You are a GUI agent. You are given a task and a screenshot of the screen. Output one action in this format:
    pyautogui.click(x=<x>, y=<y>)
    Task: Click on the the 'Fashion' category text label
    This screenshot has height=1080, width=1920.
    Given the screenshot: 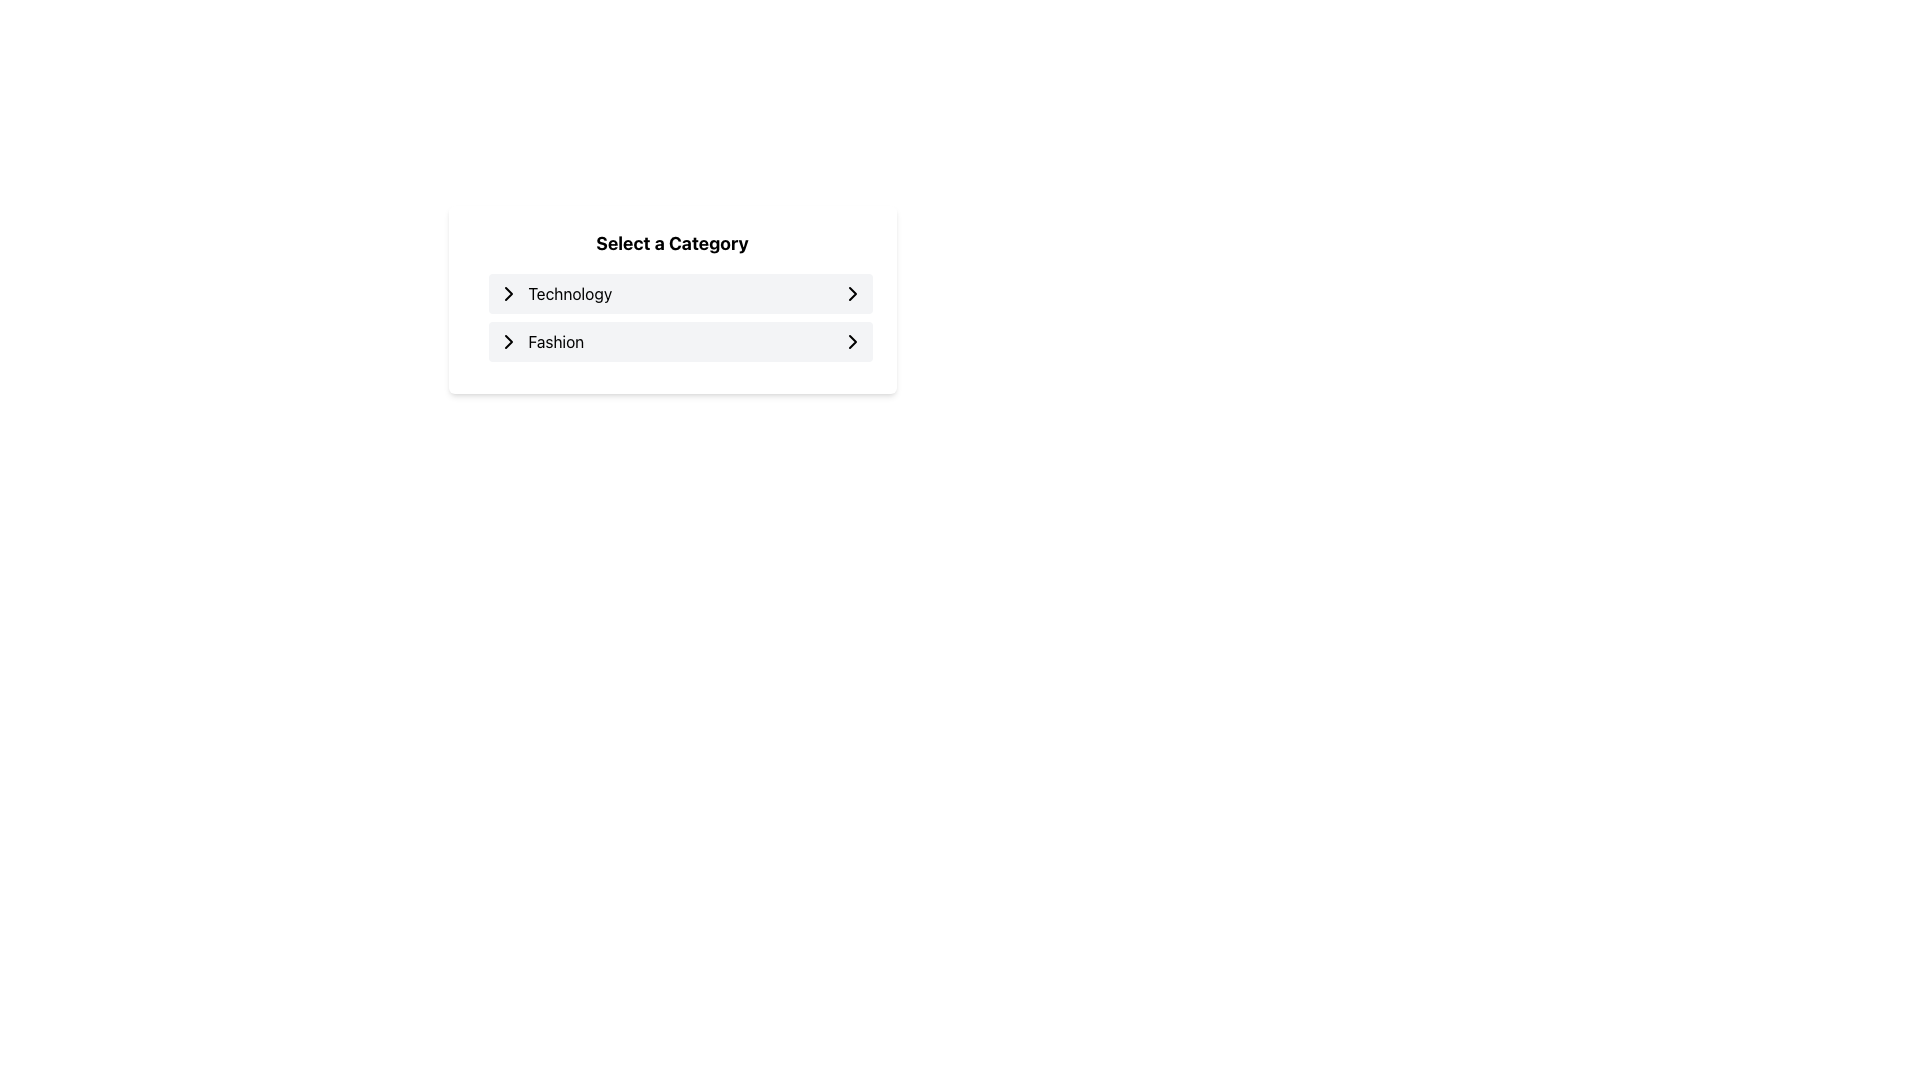 What is the action you would take?
    pyautogui.click(x=540, y=341)
    